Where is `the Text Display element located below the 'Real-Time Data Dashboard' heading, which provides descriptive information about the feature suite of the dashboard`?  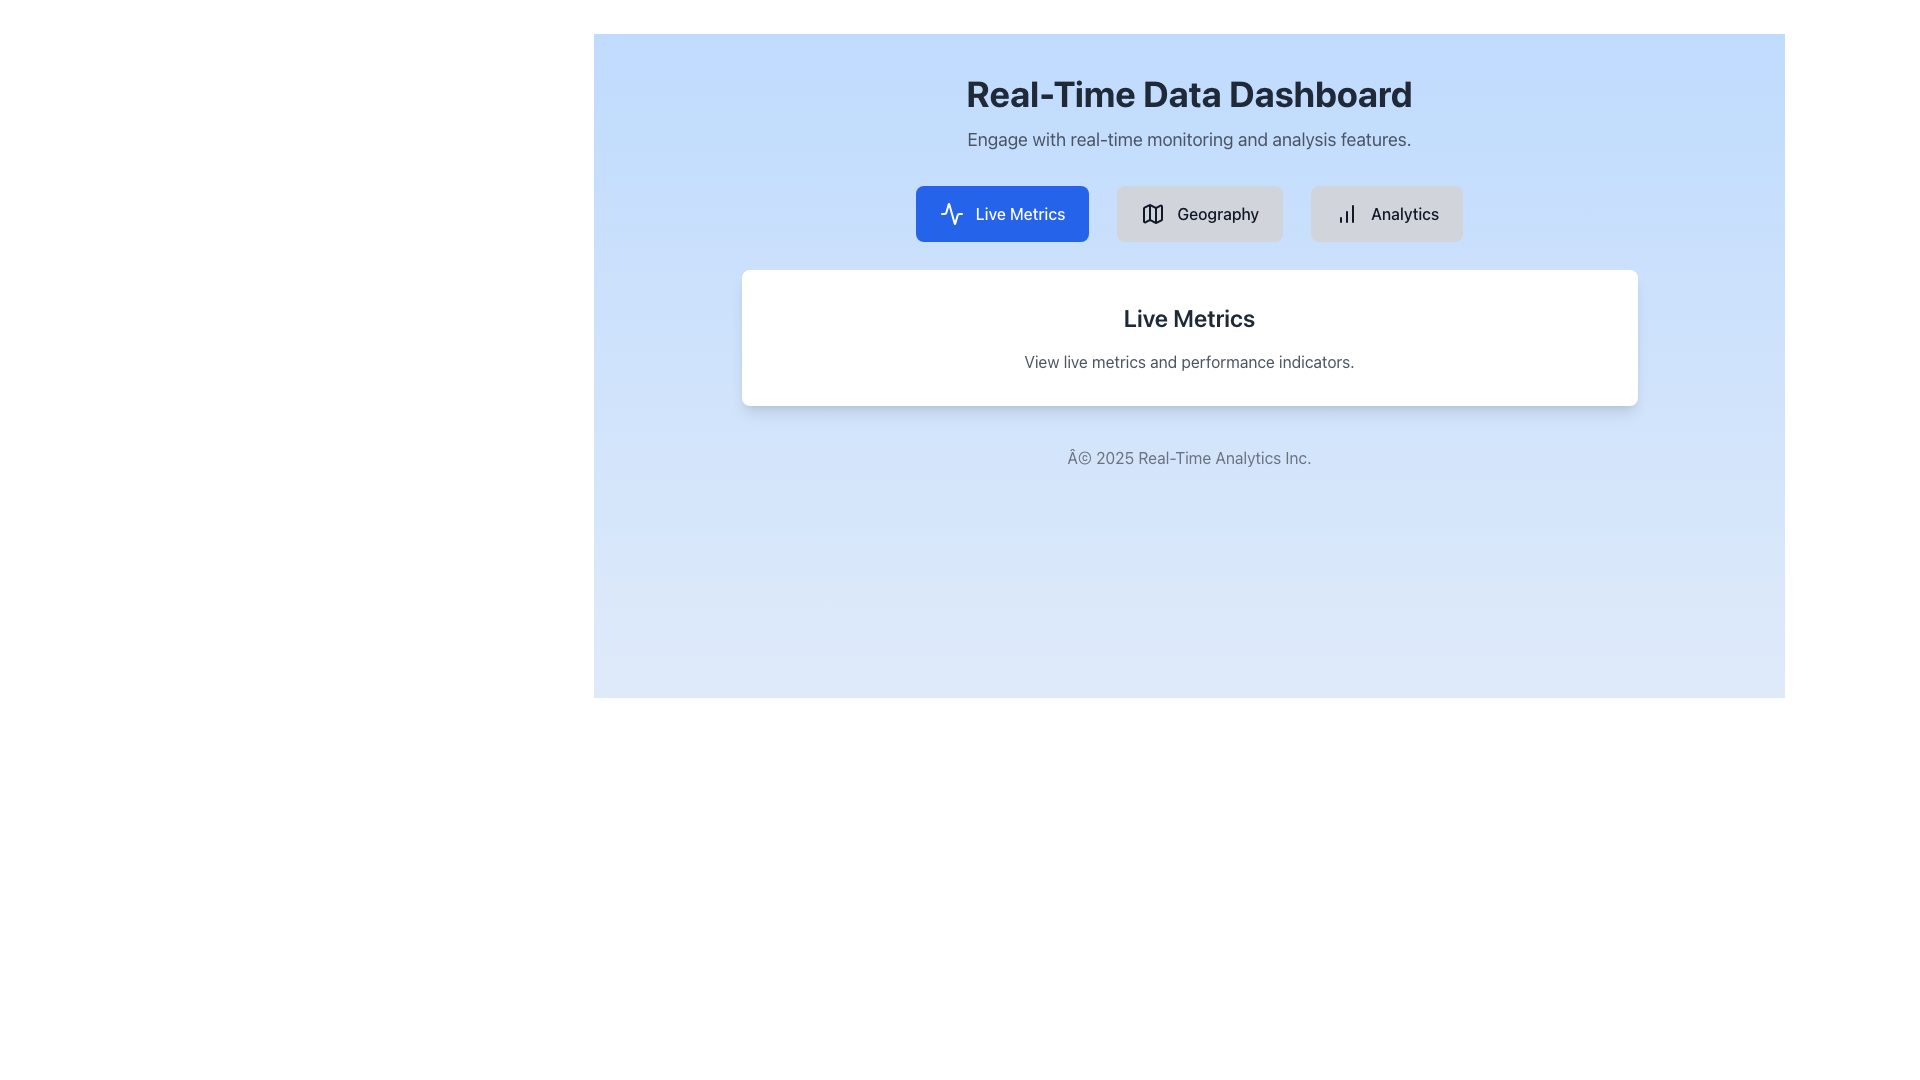
the Text Display element located below the 'Real-Time Data Dashboard' heading, which provides descriptive information about the feature suite of the dashboard is located at coordinates (1189, 138).